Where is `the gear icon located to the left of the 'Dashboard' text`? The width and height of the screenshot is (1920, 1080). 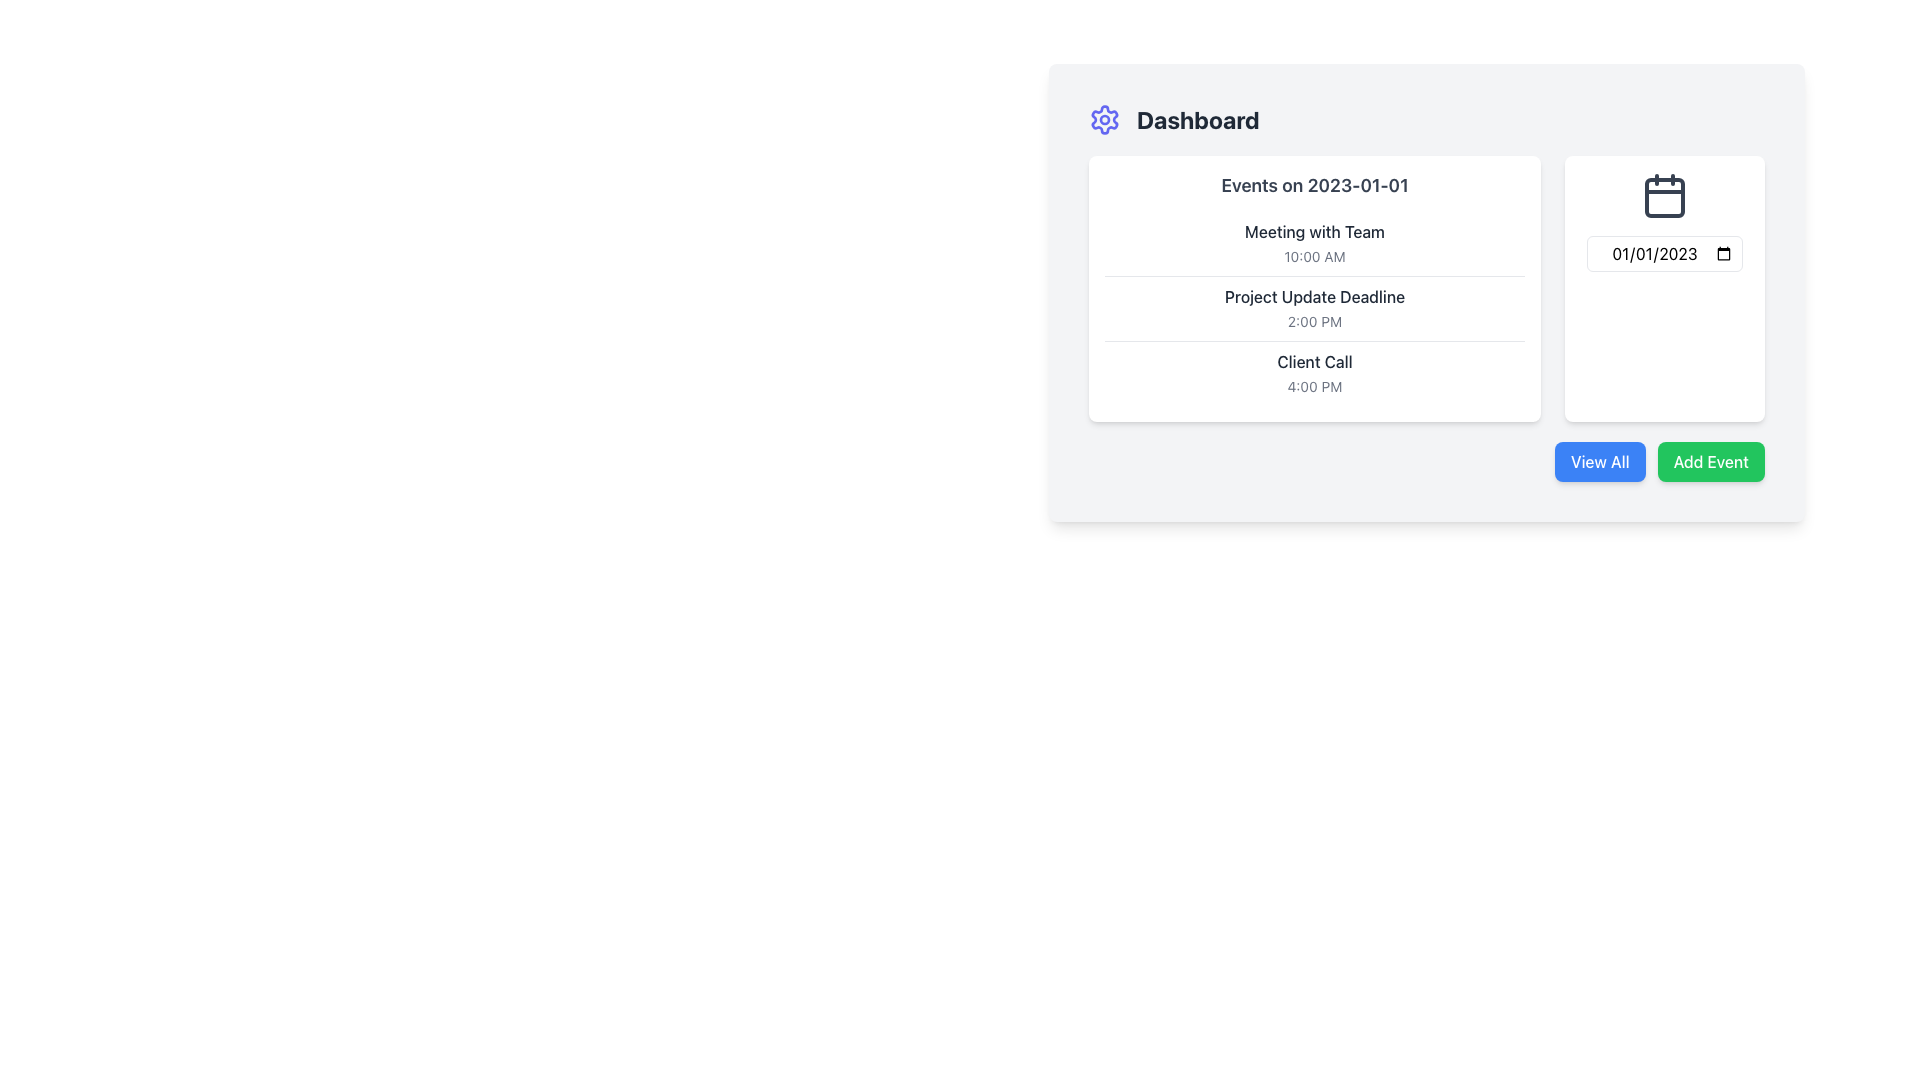
the gear icon located to the left of the 'Dashboard' text is located at coordinates (1103, 119).